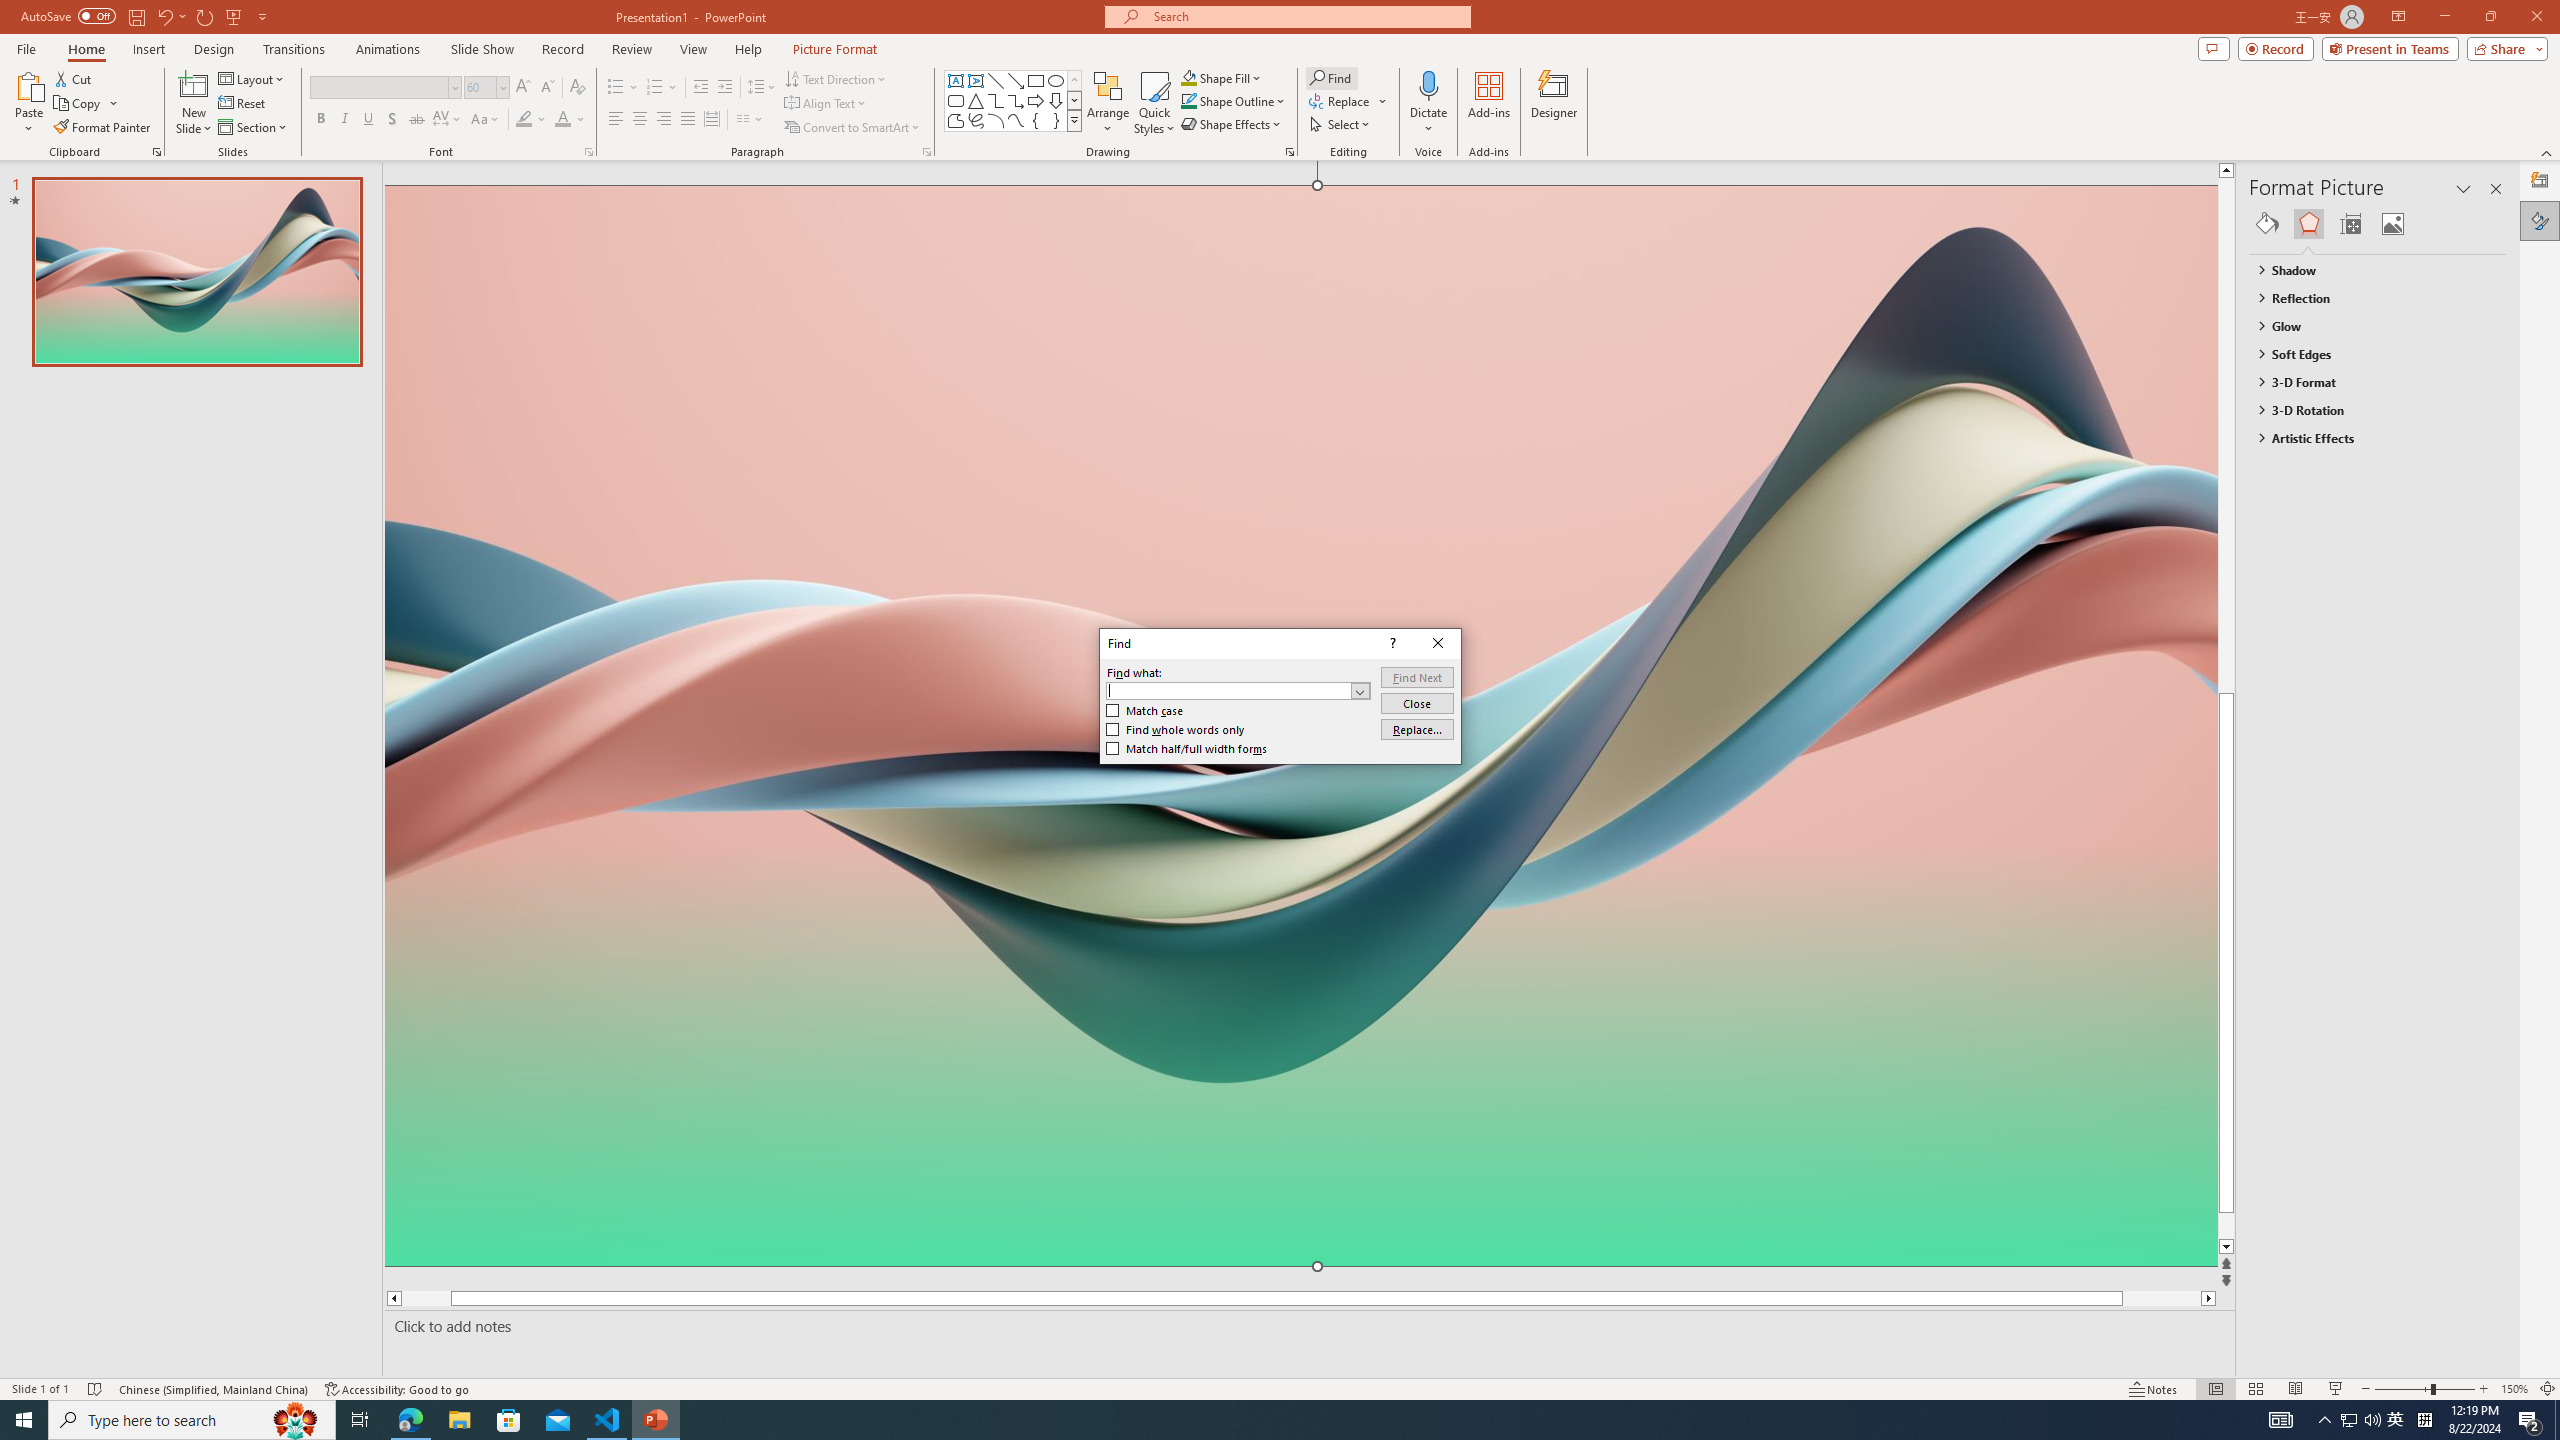 This screenshot has height=1440, width=2560. Describe the element at coordinates (826, 103) in the screenshot. I see `'Align Text'` at that location.